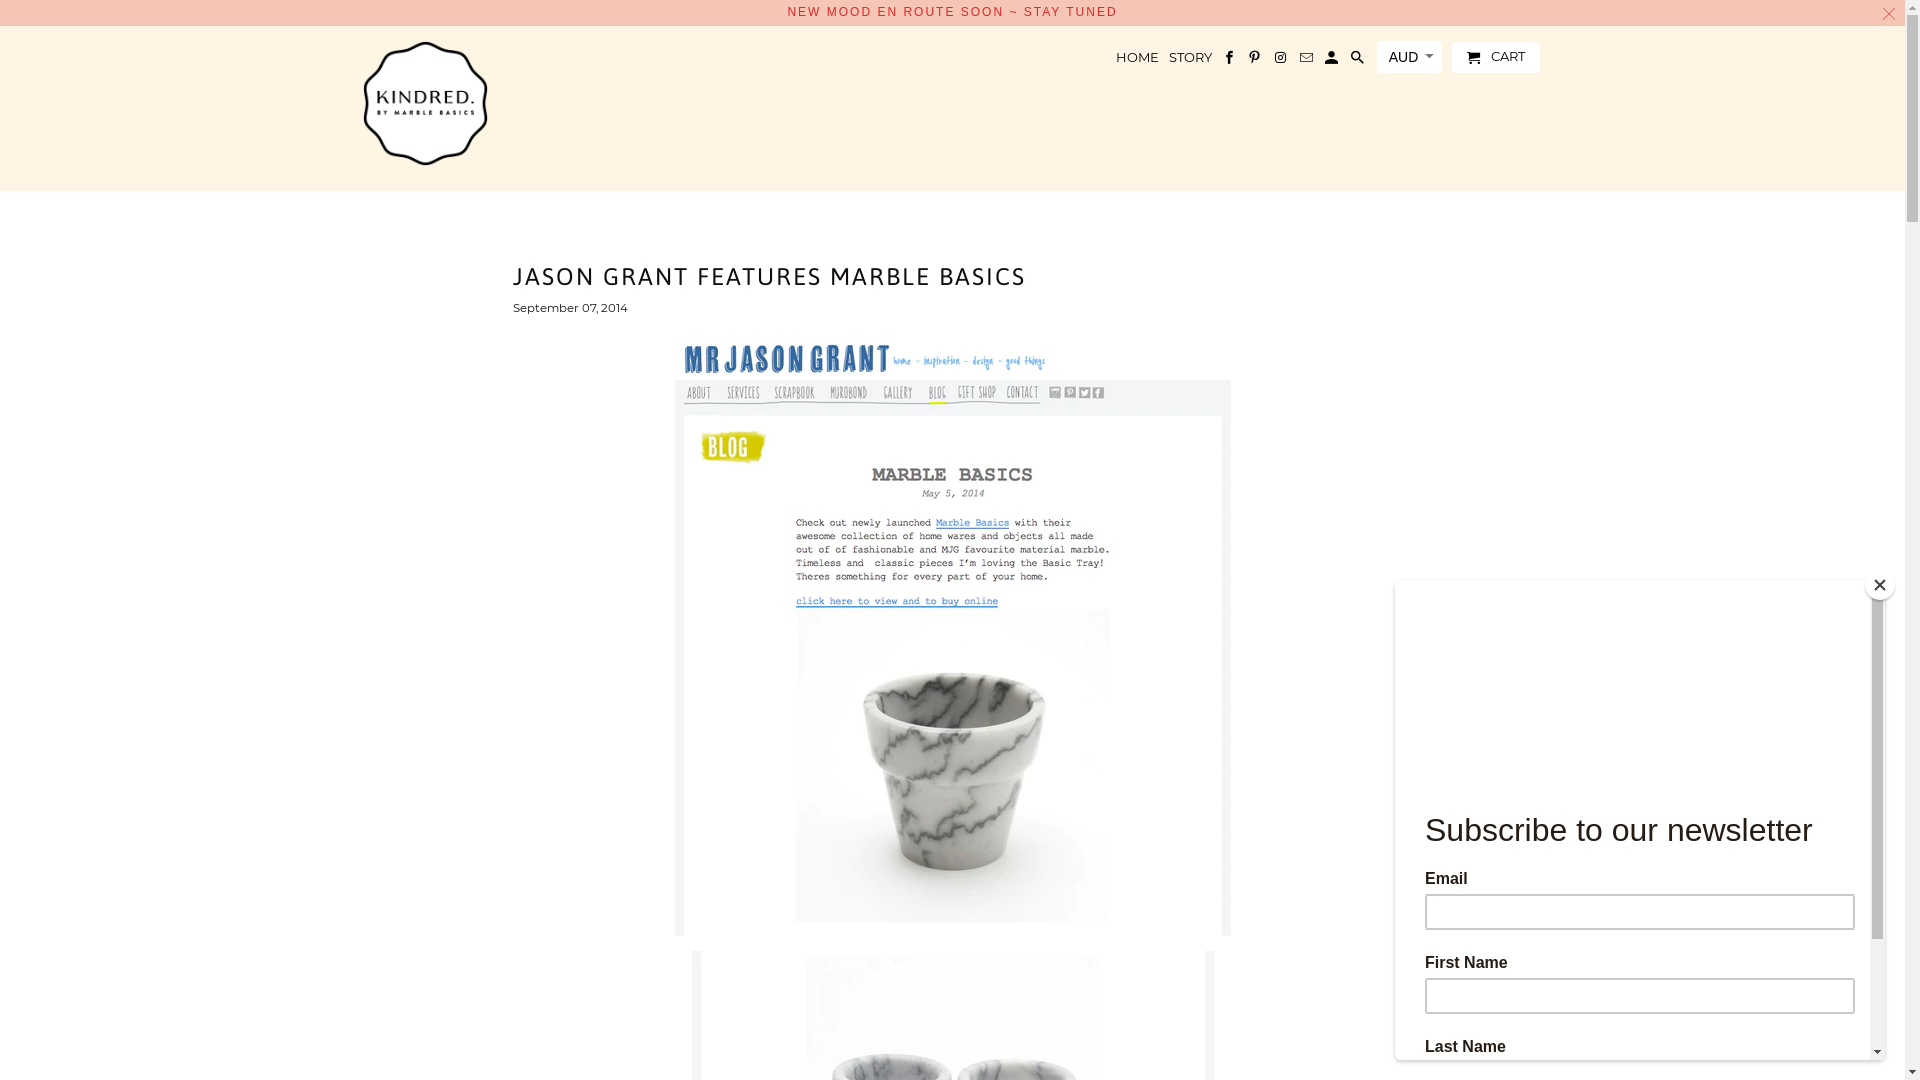 This screenshot has width=1920, height=1080. What do you see at coordinates (1281, 60) in the screenshot?
I see `'Marble Basics on Instagram'` at bounding box center [1281, 60].